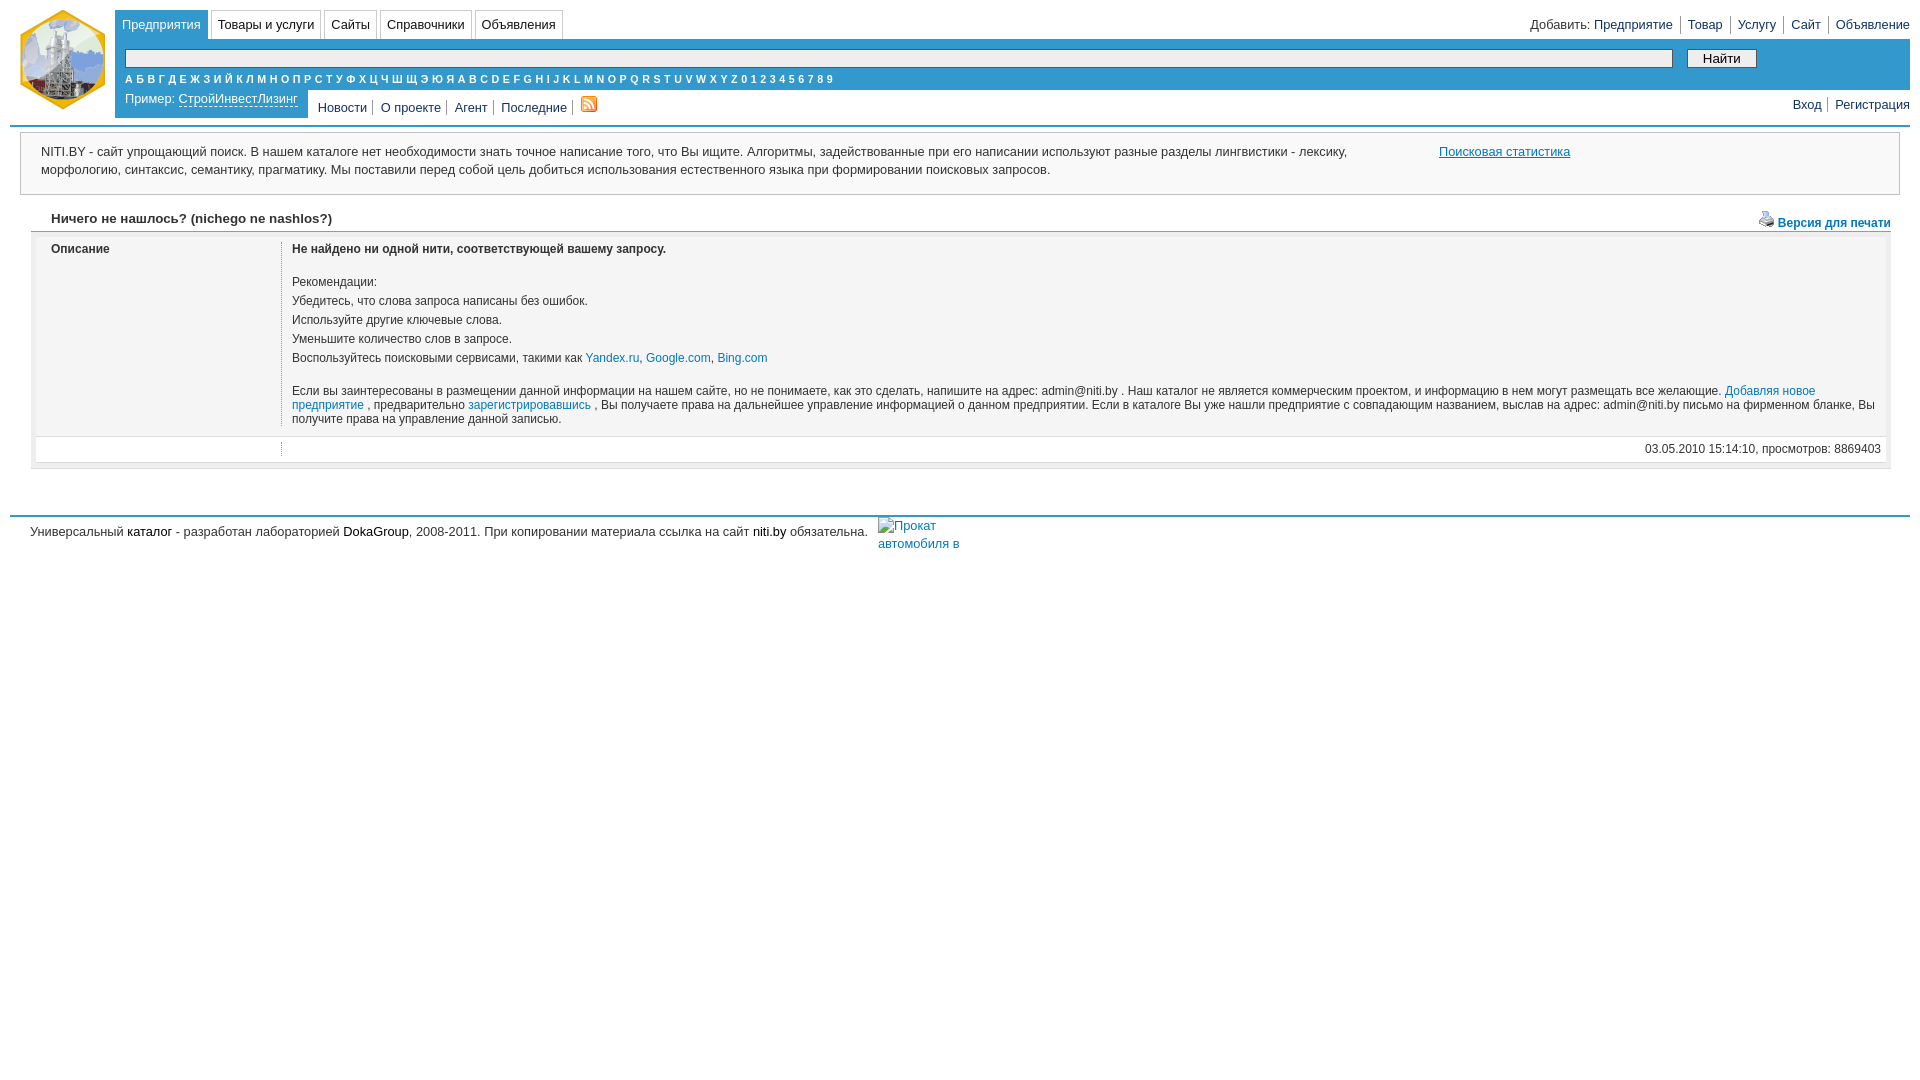 The height and width of the screenshot is (1080, 1920). What do you see at coordinates (685, 77) in the screenshot?
I see `'V'` at bounding box center [685, 77].